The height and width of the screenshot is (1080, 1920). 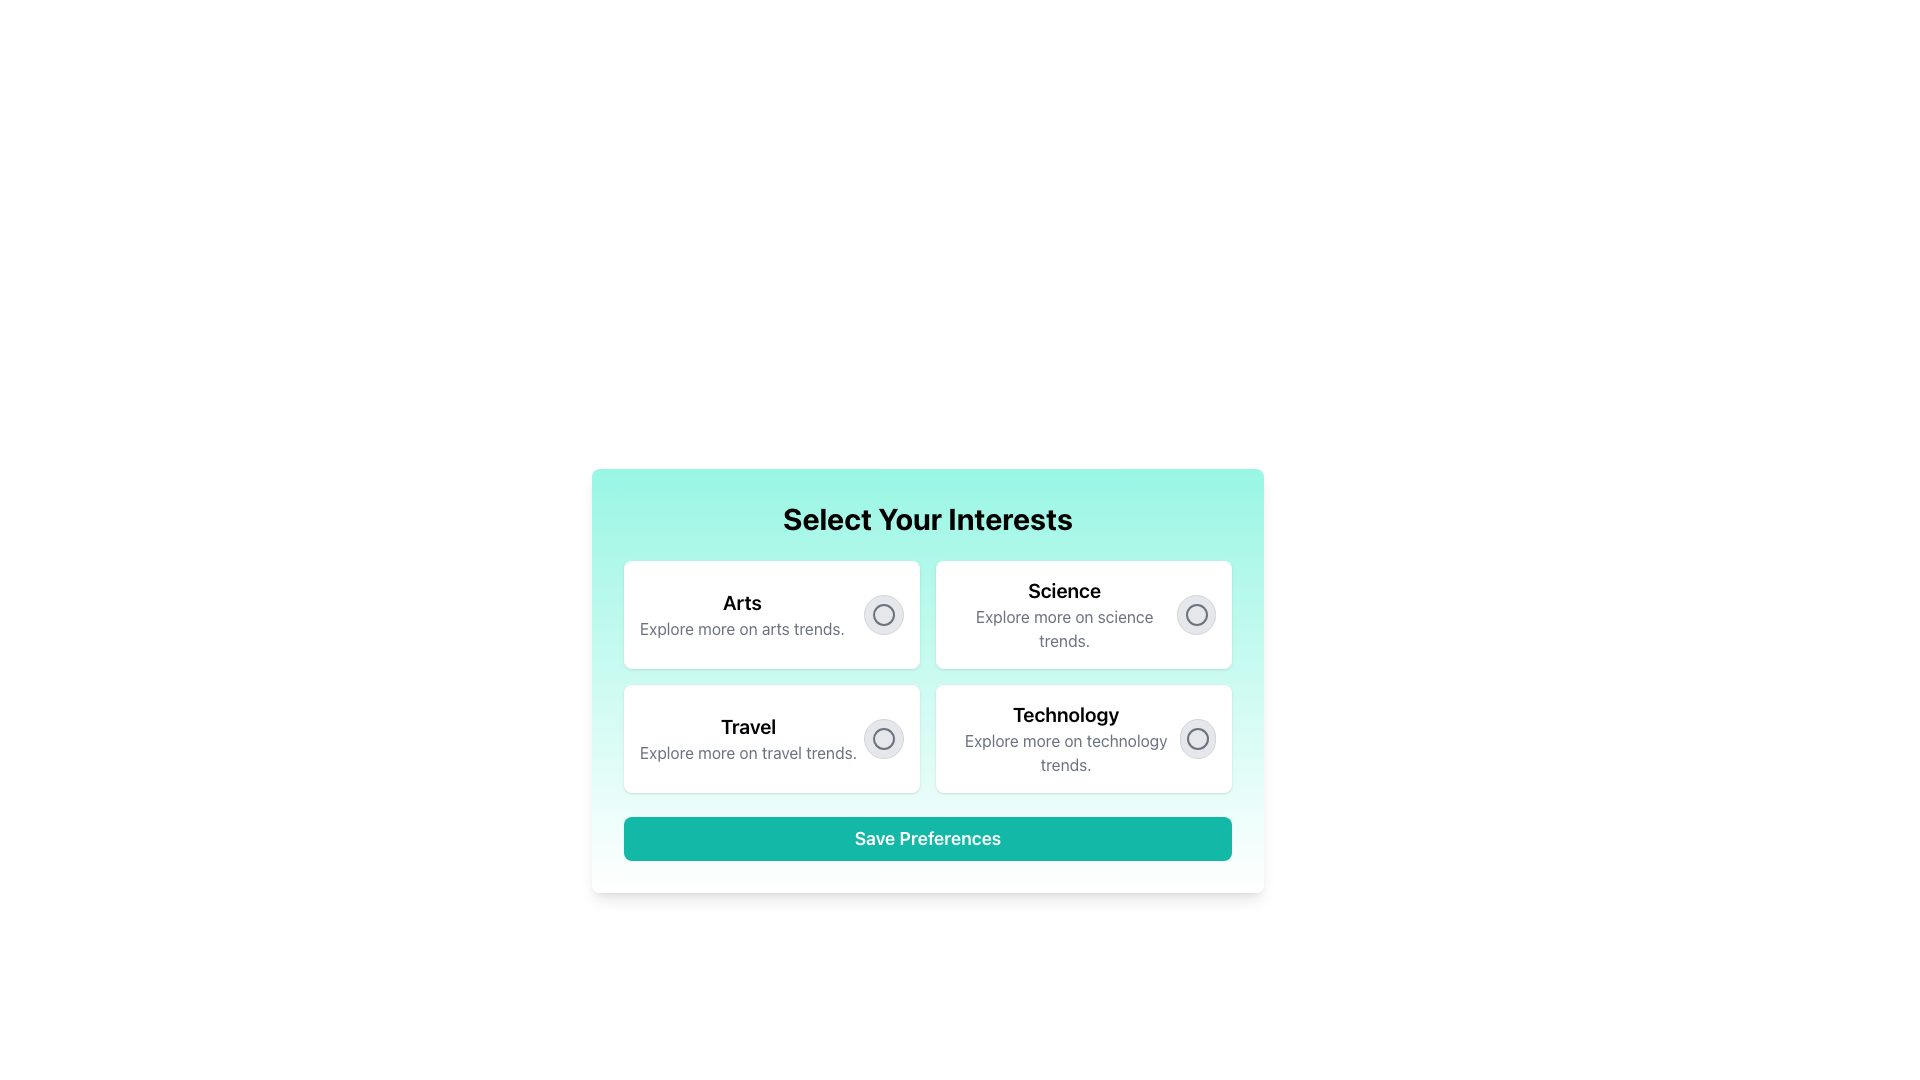 What do you see at coordinates (1196, 613) in the screenshot?
I see `the radio button styled with a gray border and background, associated with the text 'Science'` at bounding box center [1196, 613].